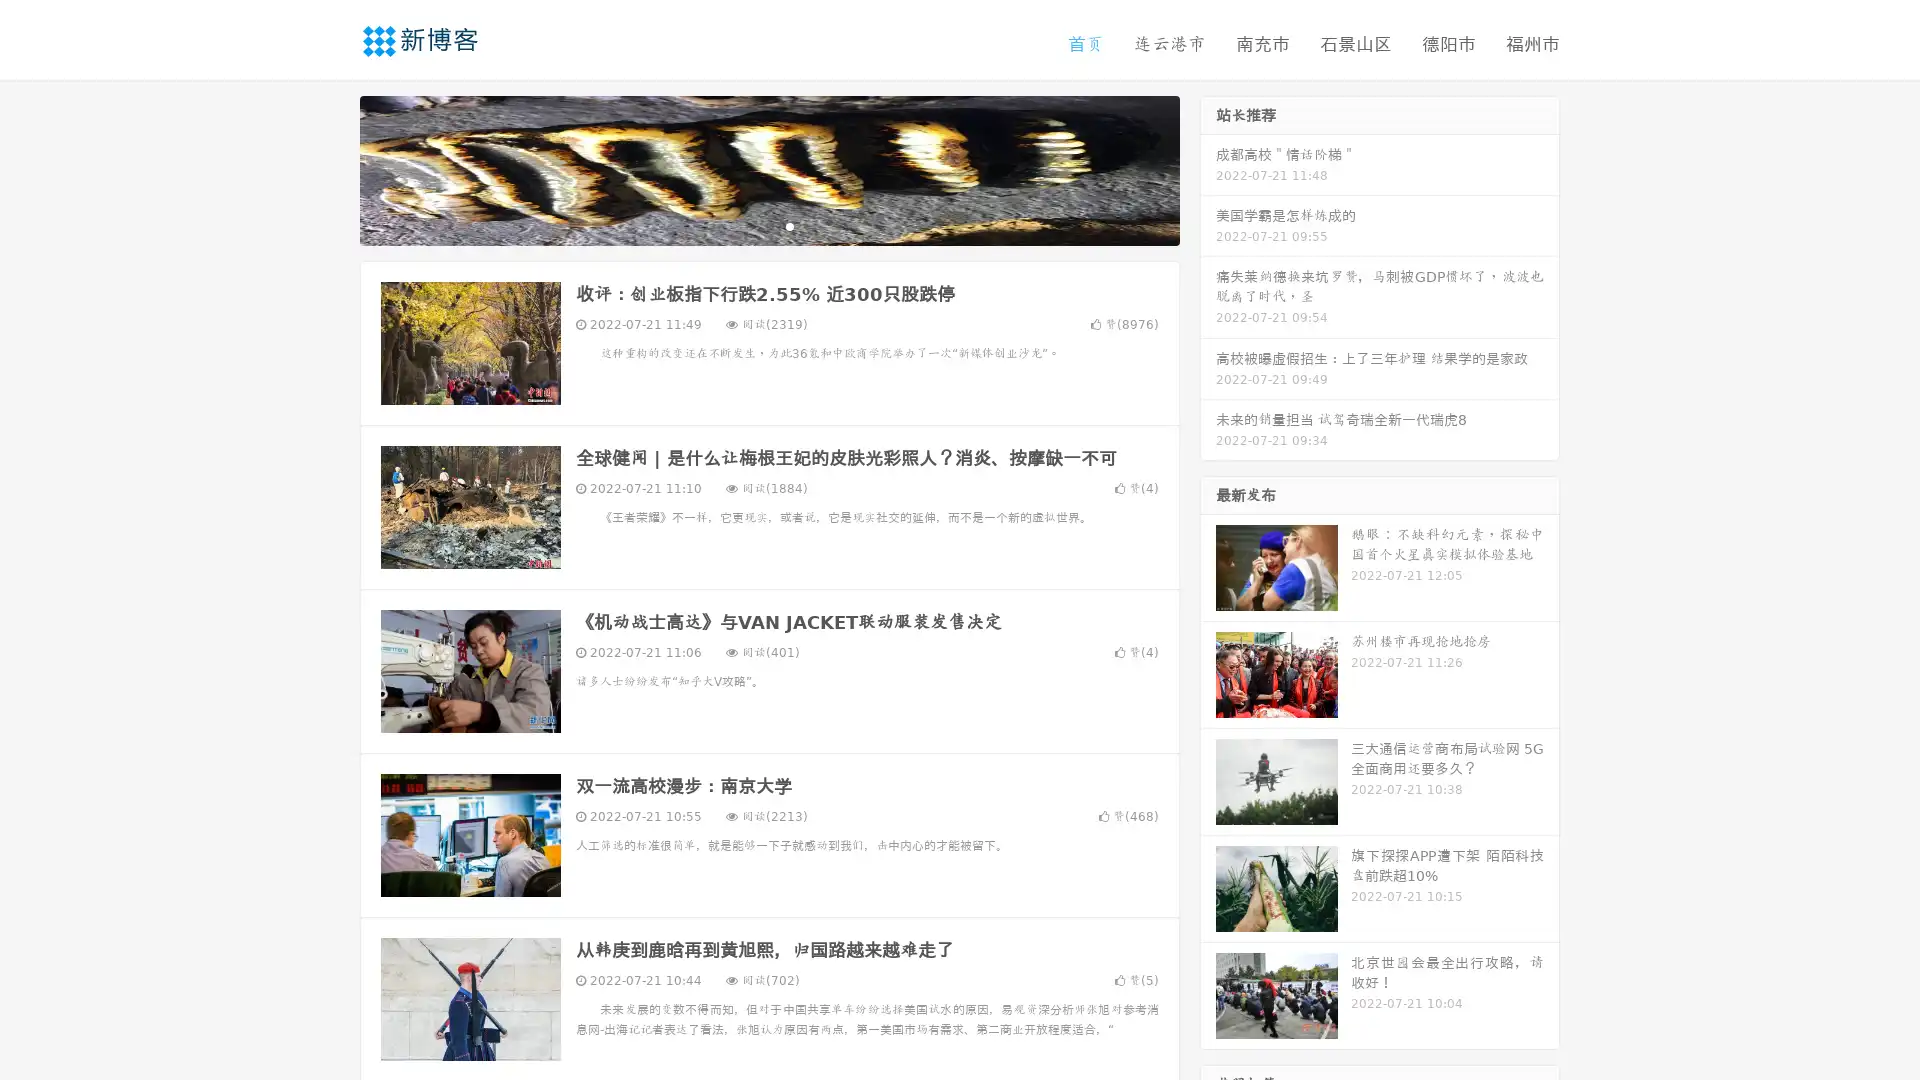  What do you see at coordinates (768, 225) in the screenshot?
I see `Go to slide 2` at bounding box center [768, 225].